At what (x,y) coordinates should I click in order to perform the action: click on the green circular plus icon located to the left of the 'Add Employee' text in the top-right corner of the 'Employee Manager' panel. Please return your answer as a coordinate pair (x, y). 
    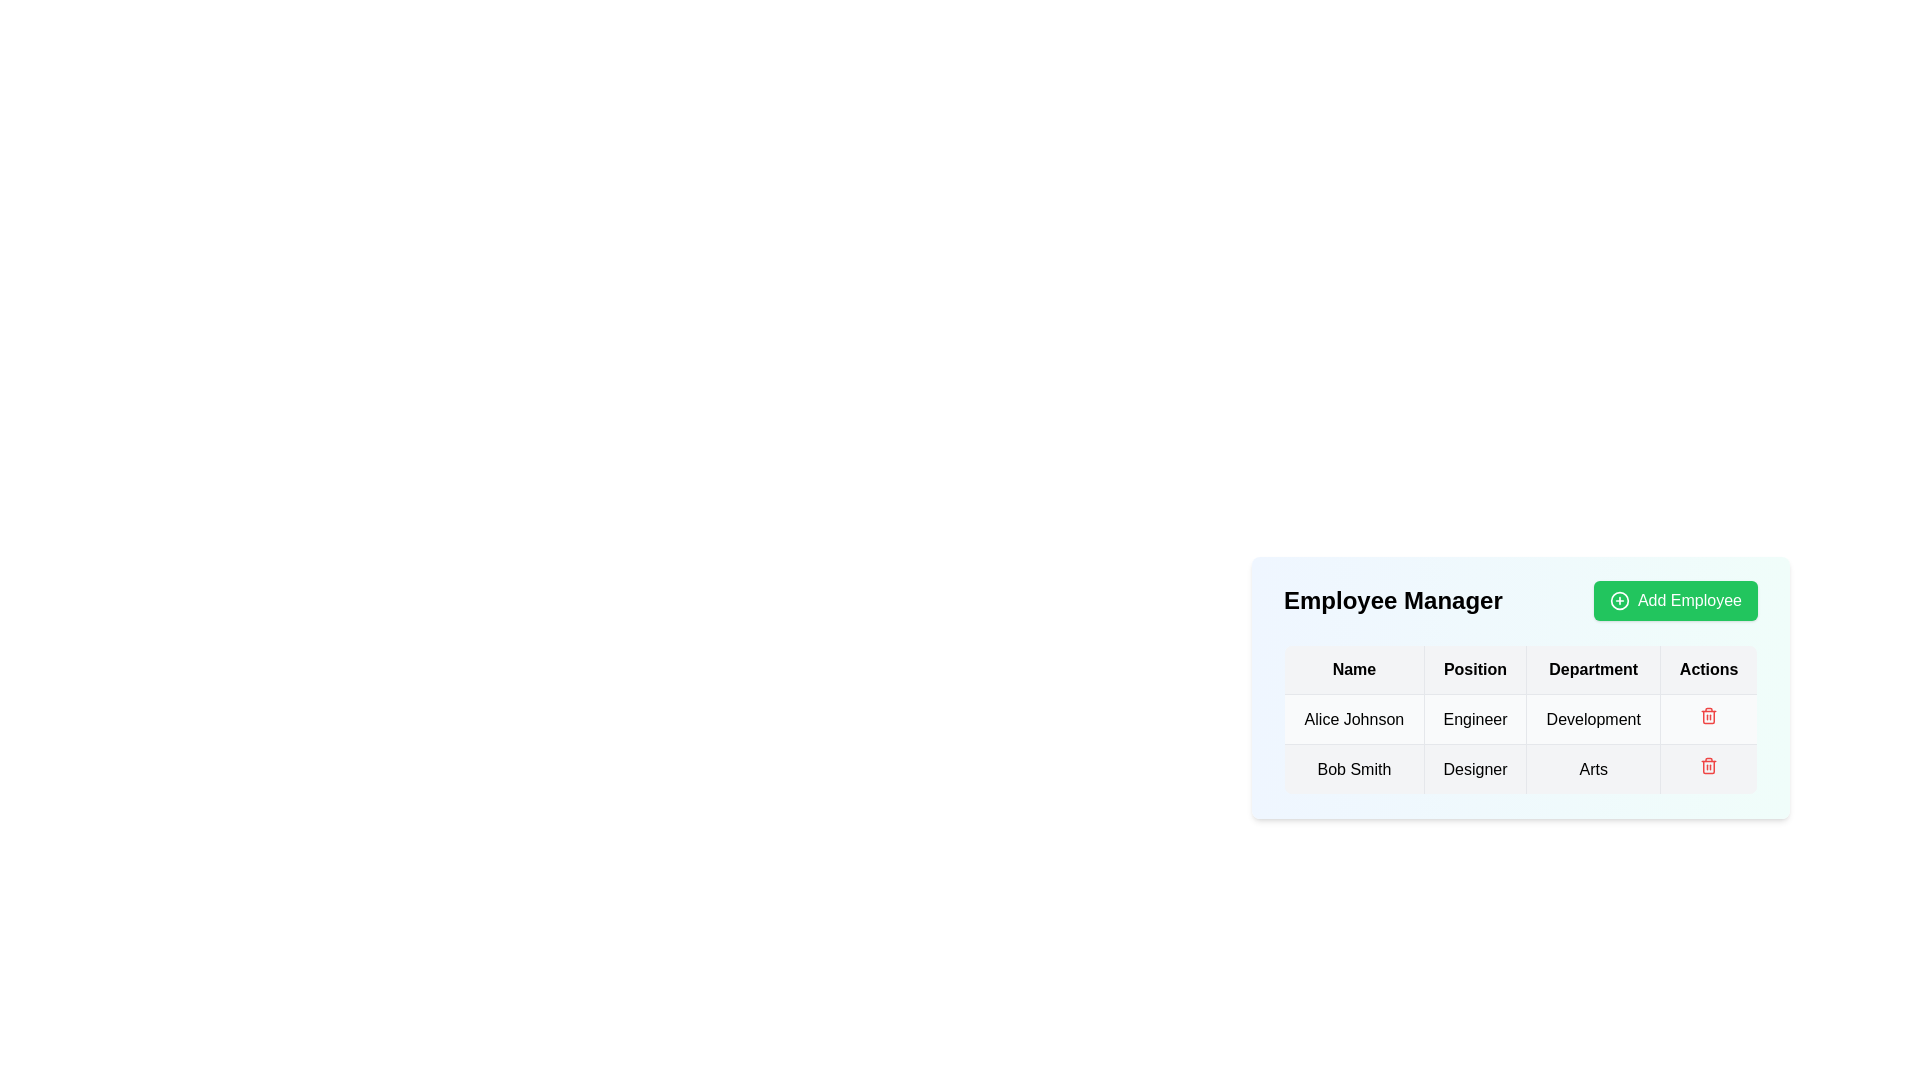
    Looking at the image, I should click on (1619, 600).